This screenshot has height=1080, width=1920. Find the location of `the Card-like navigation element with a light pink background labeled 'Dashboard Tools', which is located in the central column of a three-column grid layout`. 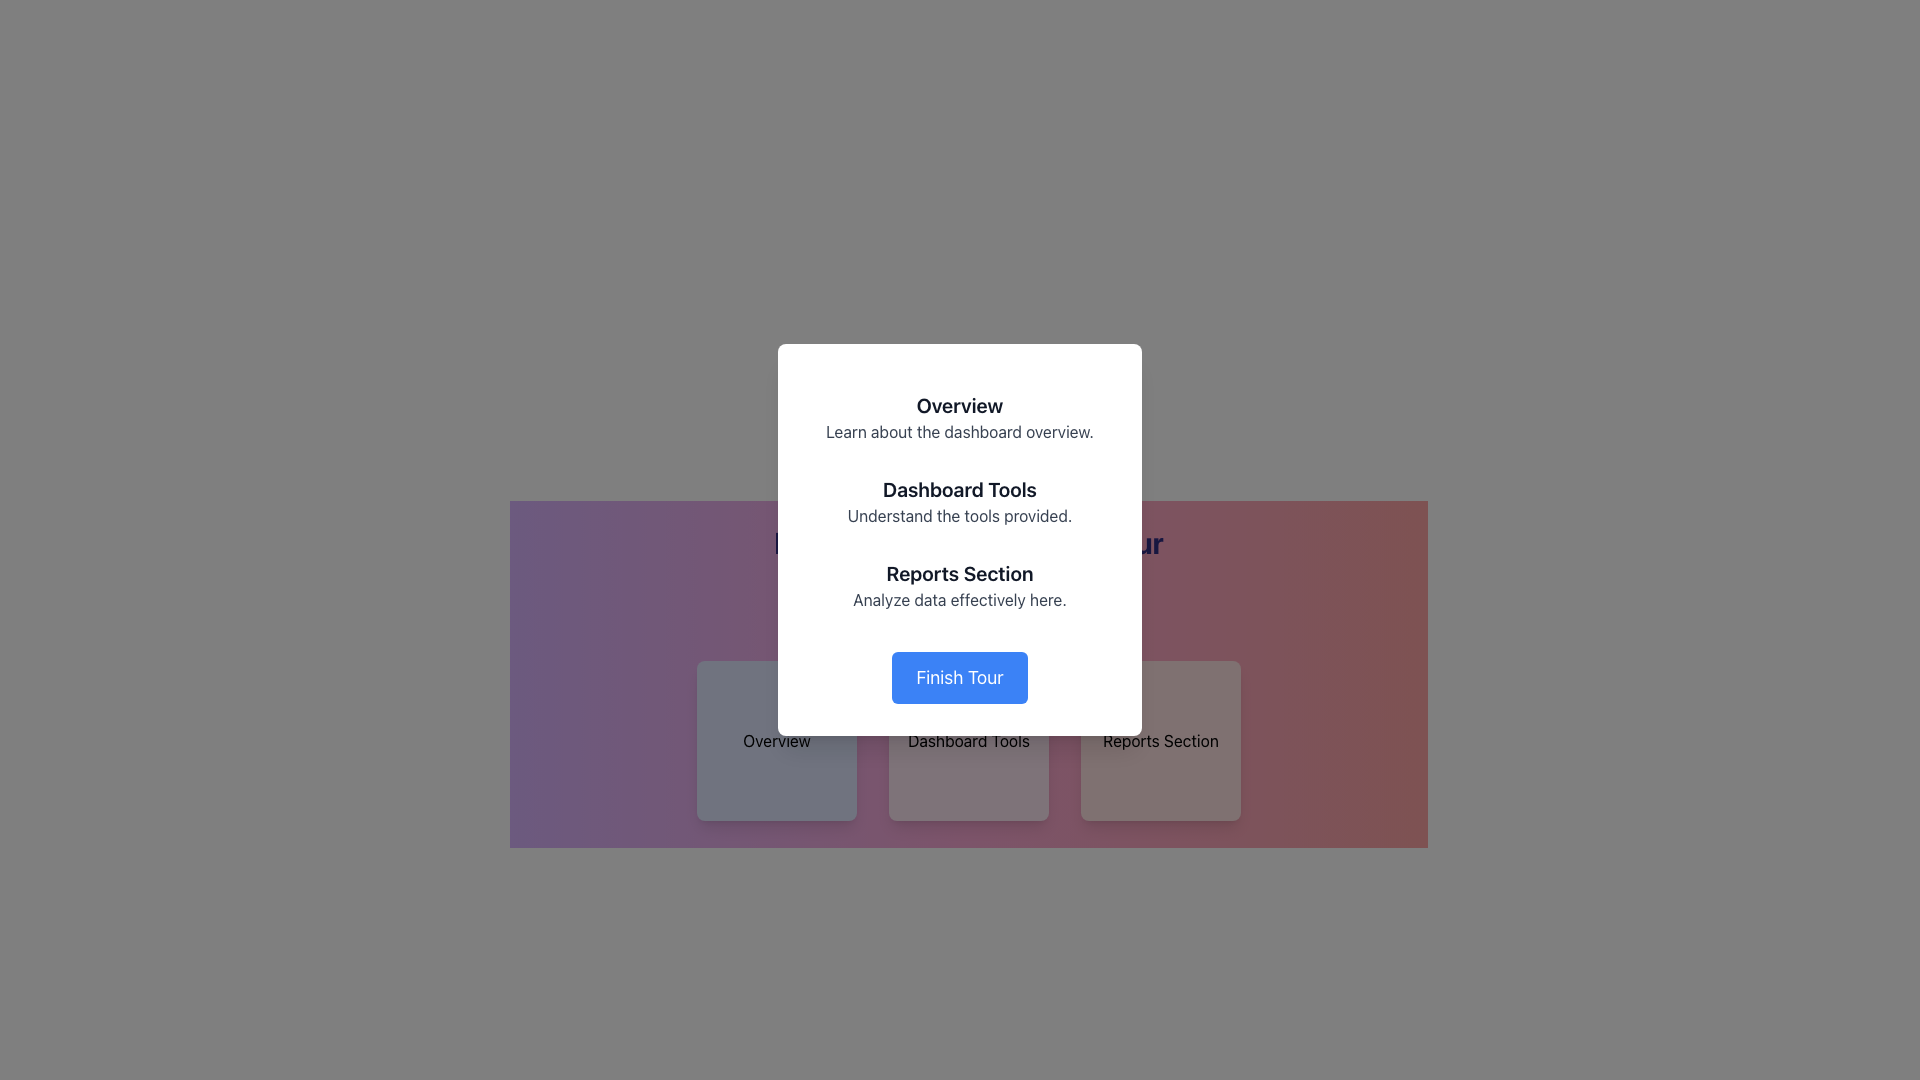

the Card-like navigation element with a light pink background labeled 'Dashboard Tools', which is located in the central column of a three-column grid layout is located at coordinates (969, 740).